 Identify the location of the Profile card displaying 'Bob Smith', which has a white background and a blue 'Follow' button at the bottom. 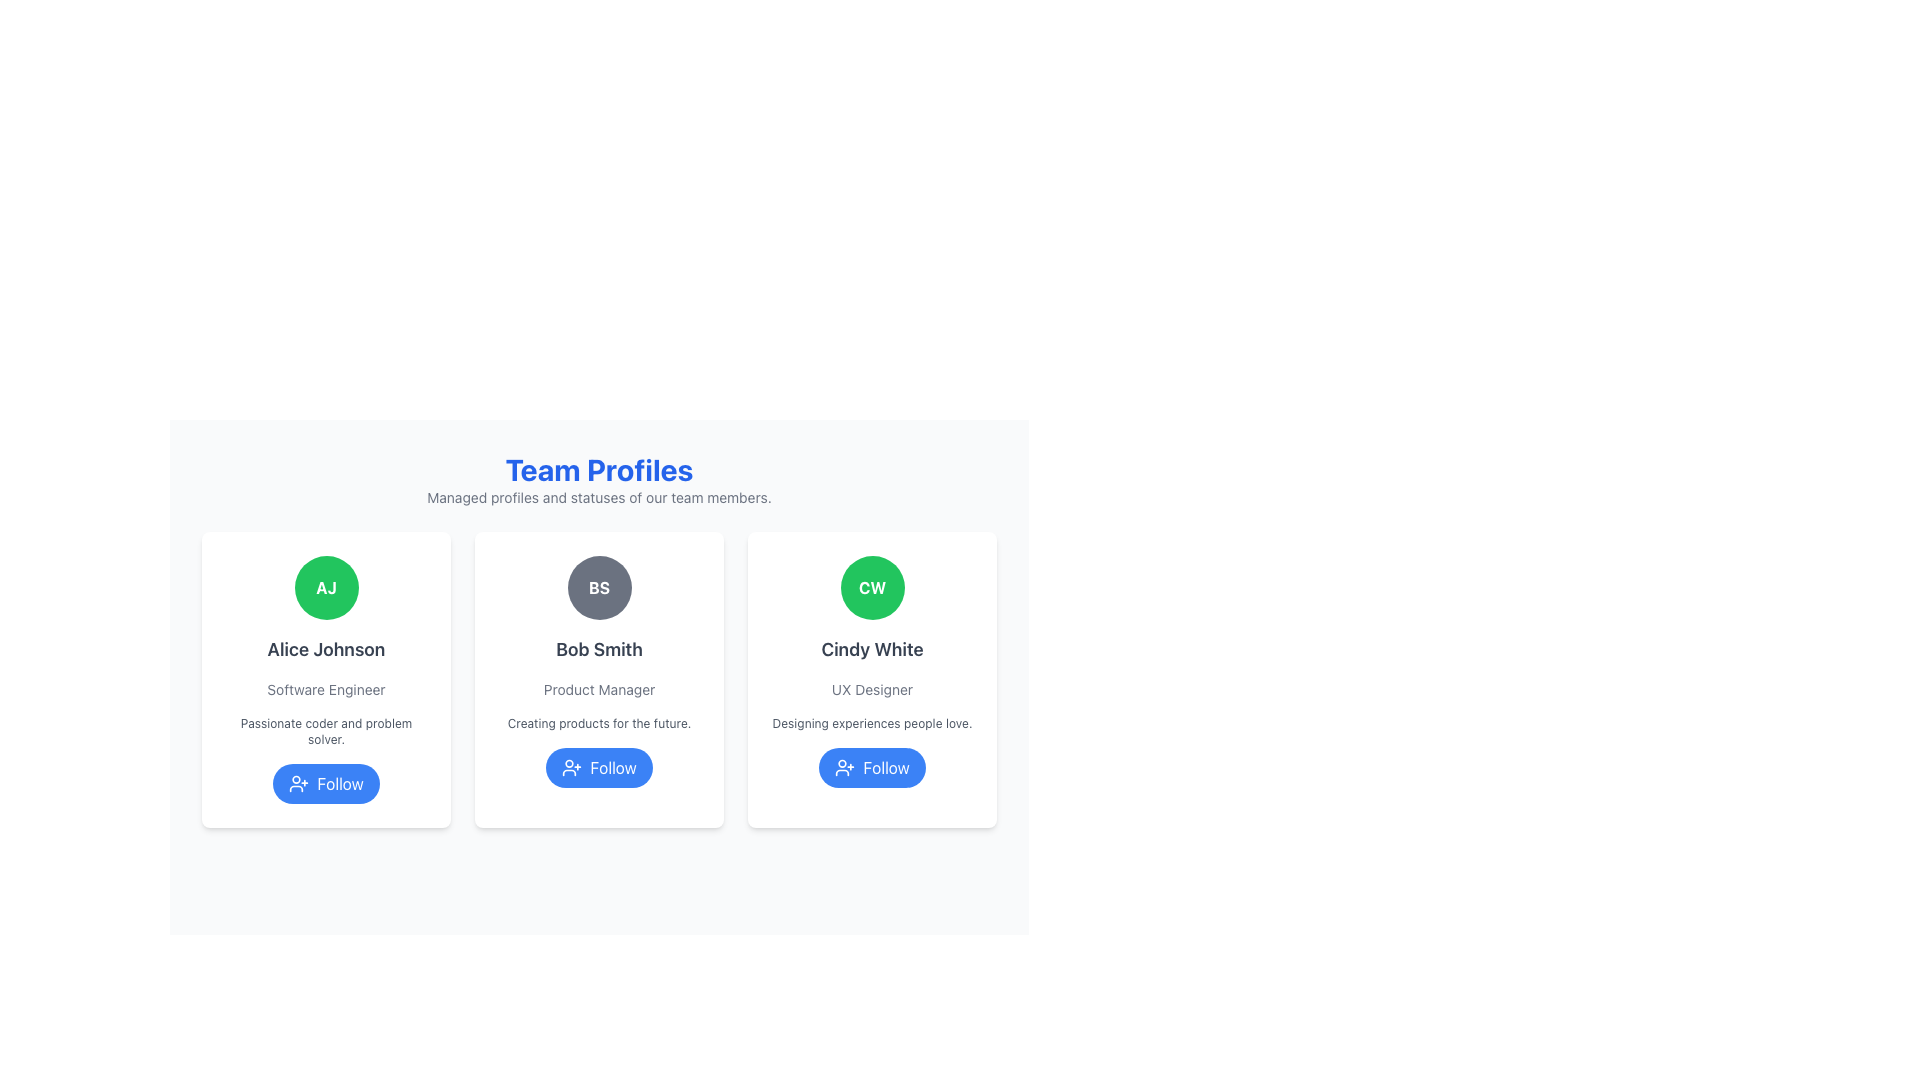
(598, 678).